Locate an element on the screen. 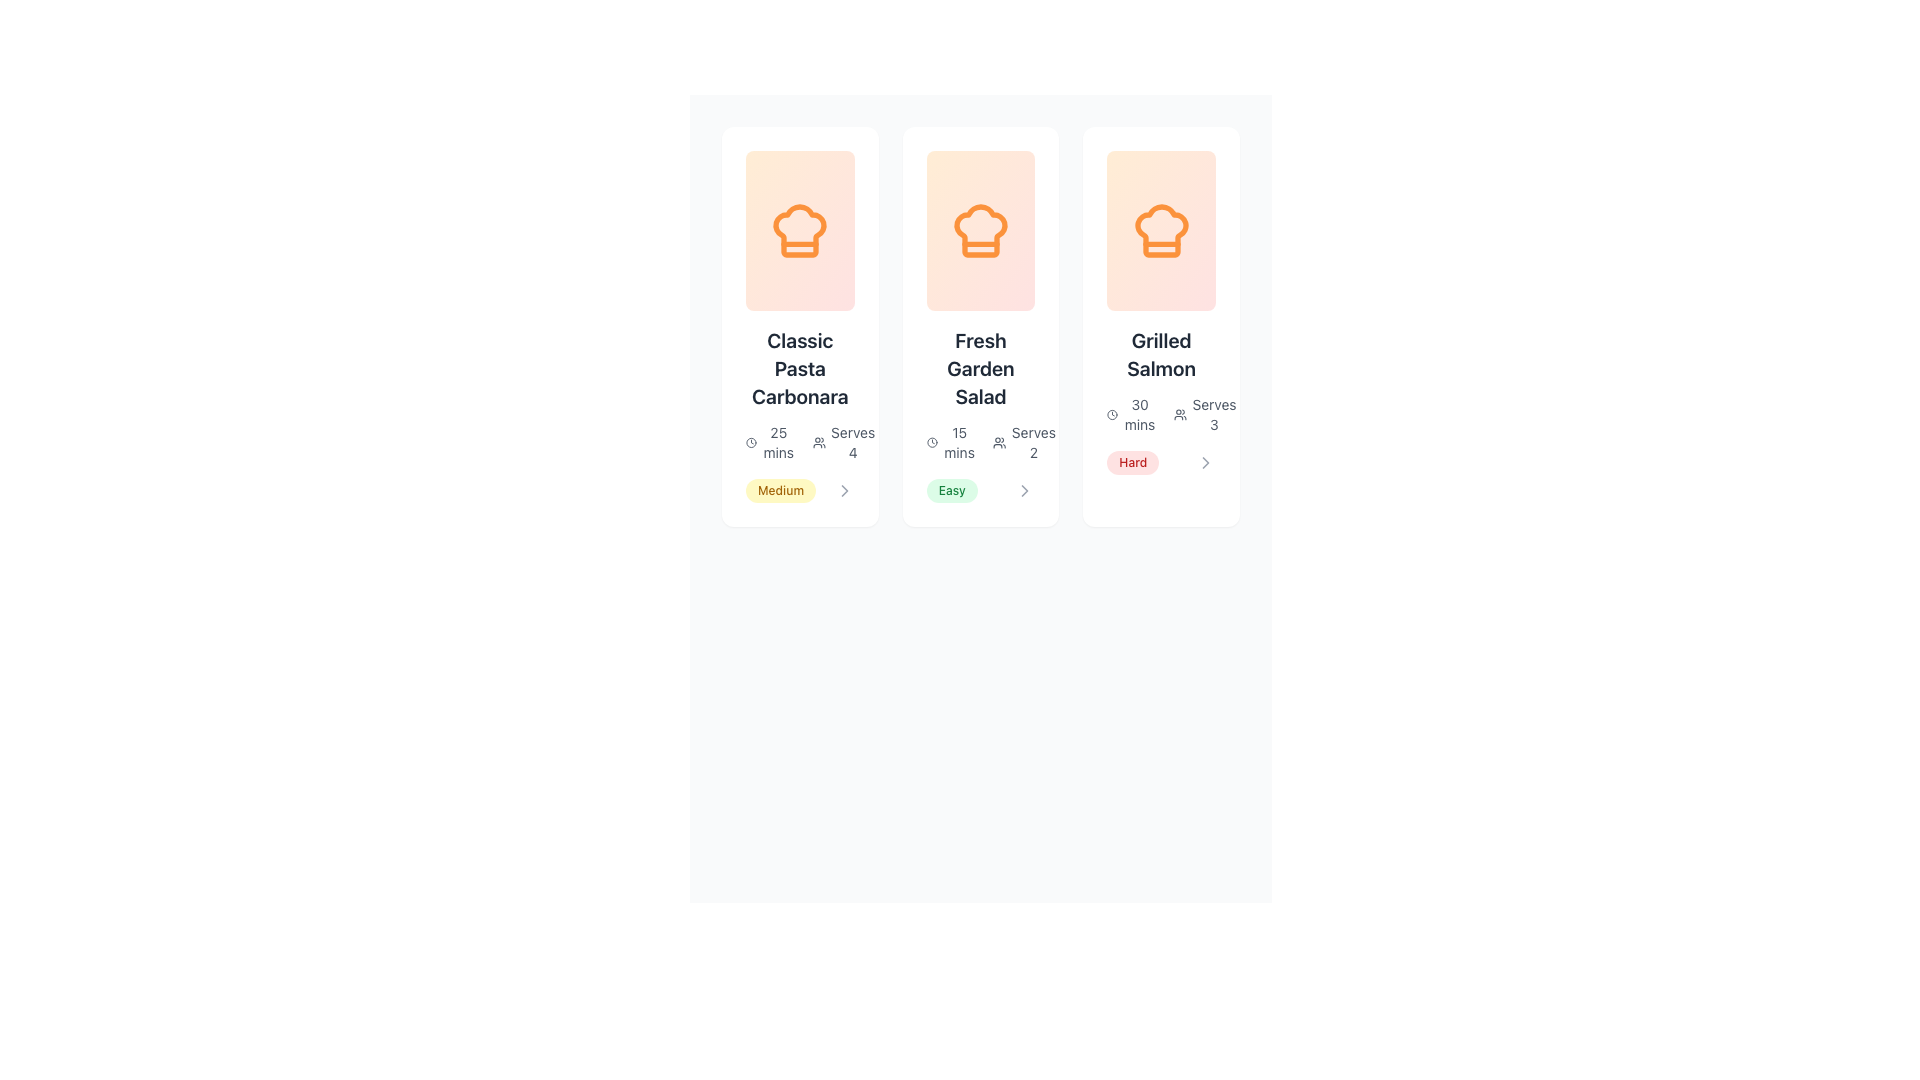 The height and width of the screenshot is (1080, 1920). the chef hat icon outlined in orange located at the top-center of the 'Classic Pasta Carbonara' card is located at coordinates (800, 230).